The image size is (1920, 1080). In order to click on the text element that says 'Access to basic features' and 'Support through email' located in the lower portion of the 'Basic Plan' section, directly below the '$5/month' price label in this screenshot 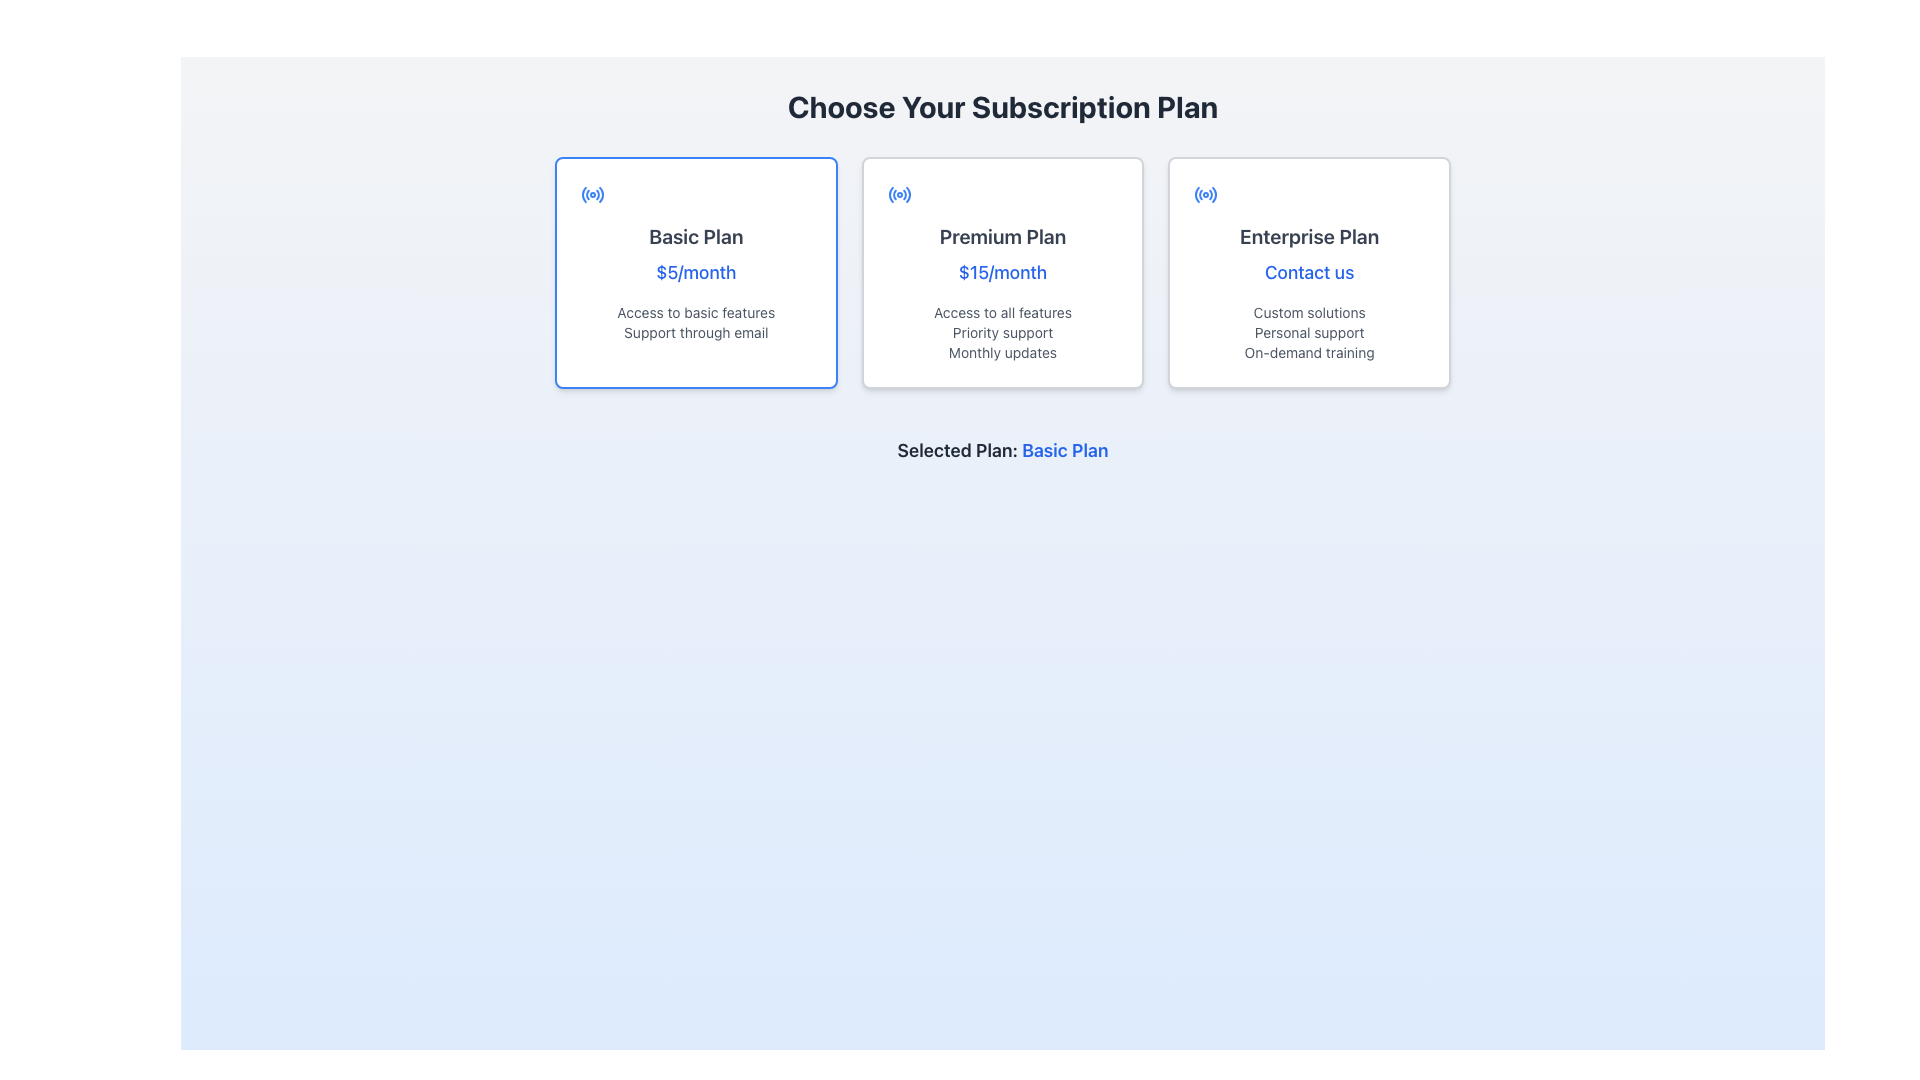, I will do `click(696, 322)`.